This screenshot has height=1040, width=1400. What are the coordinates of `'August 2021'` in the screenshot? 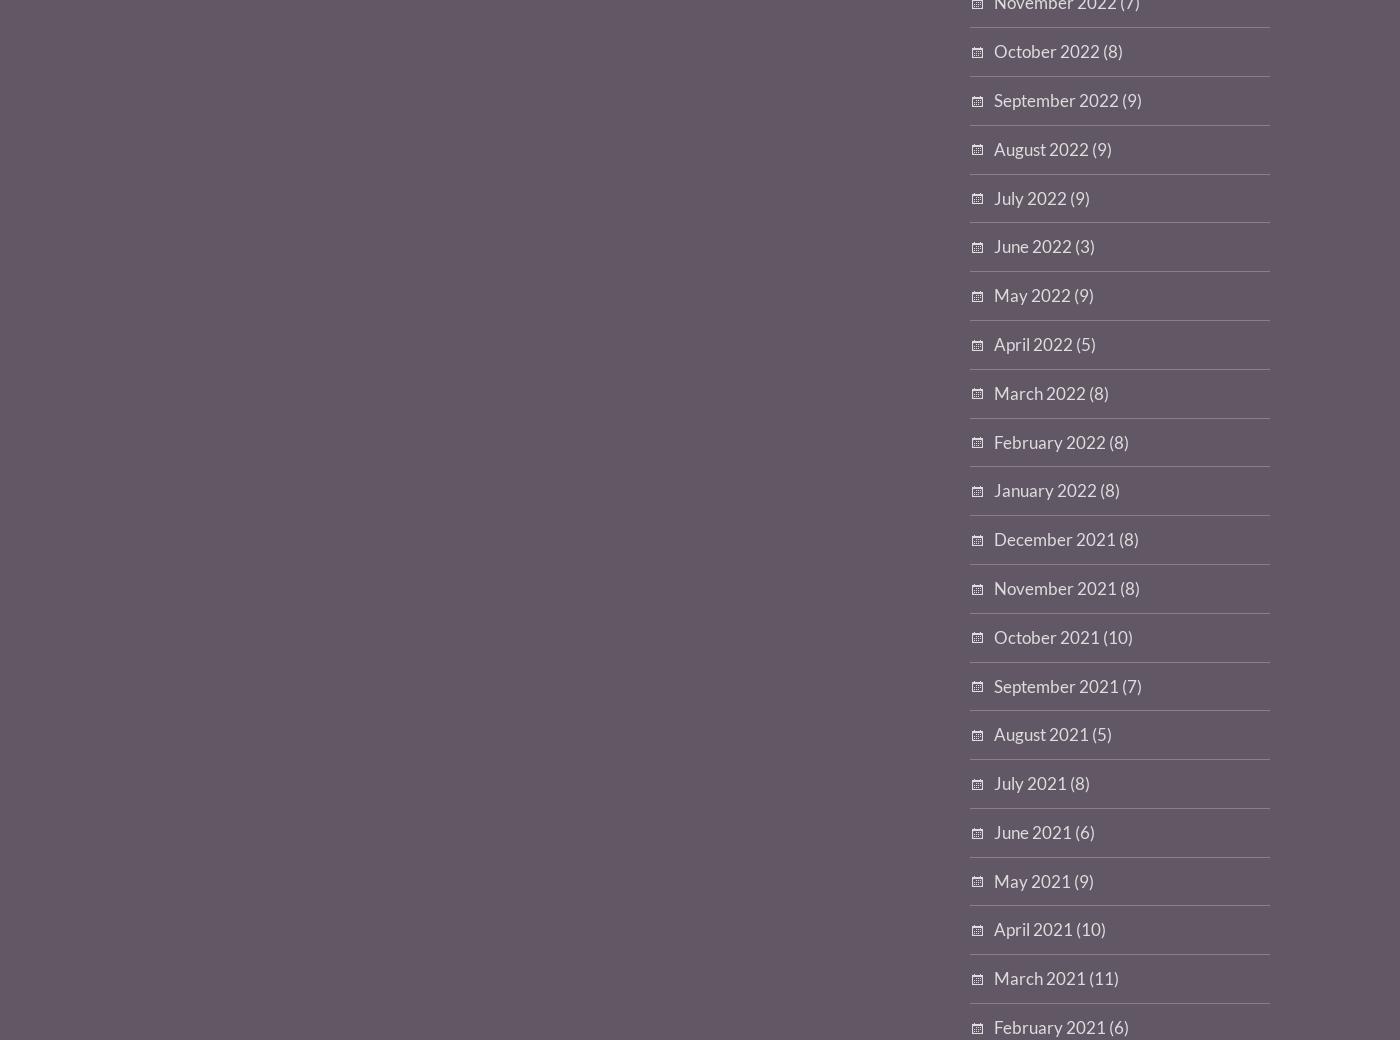 It's located at (1041, 734).